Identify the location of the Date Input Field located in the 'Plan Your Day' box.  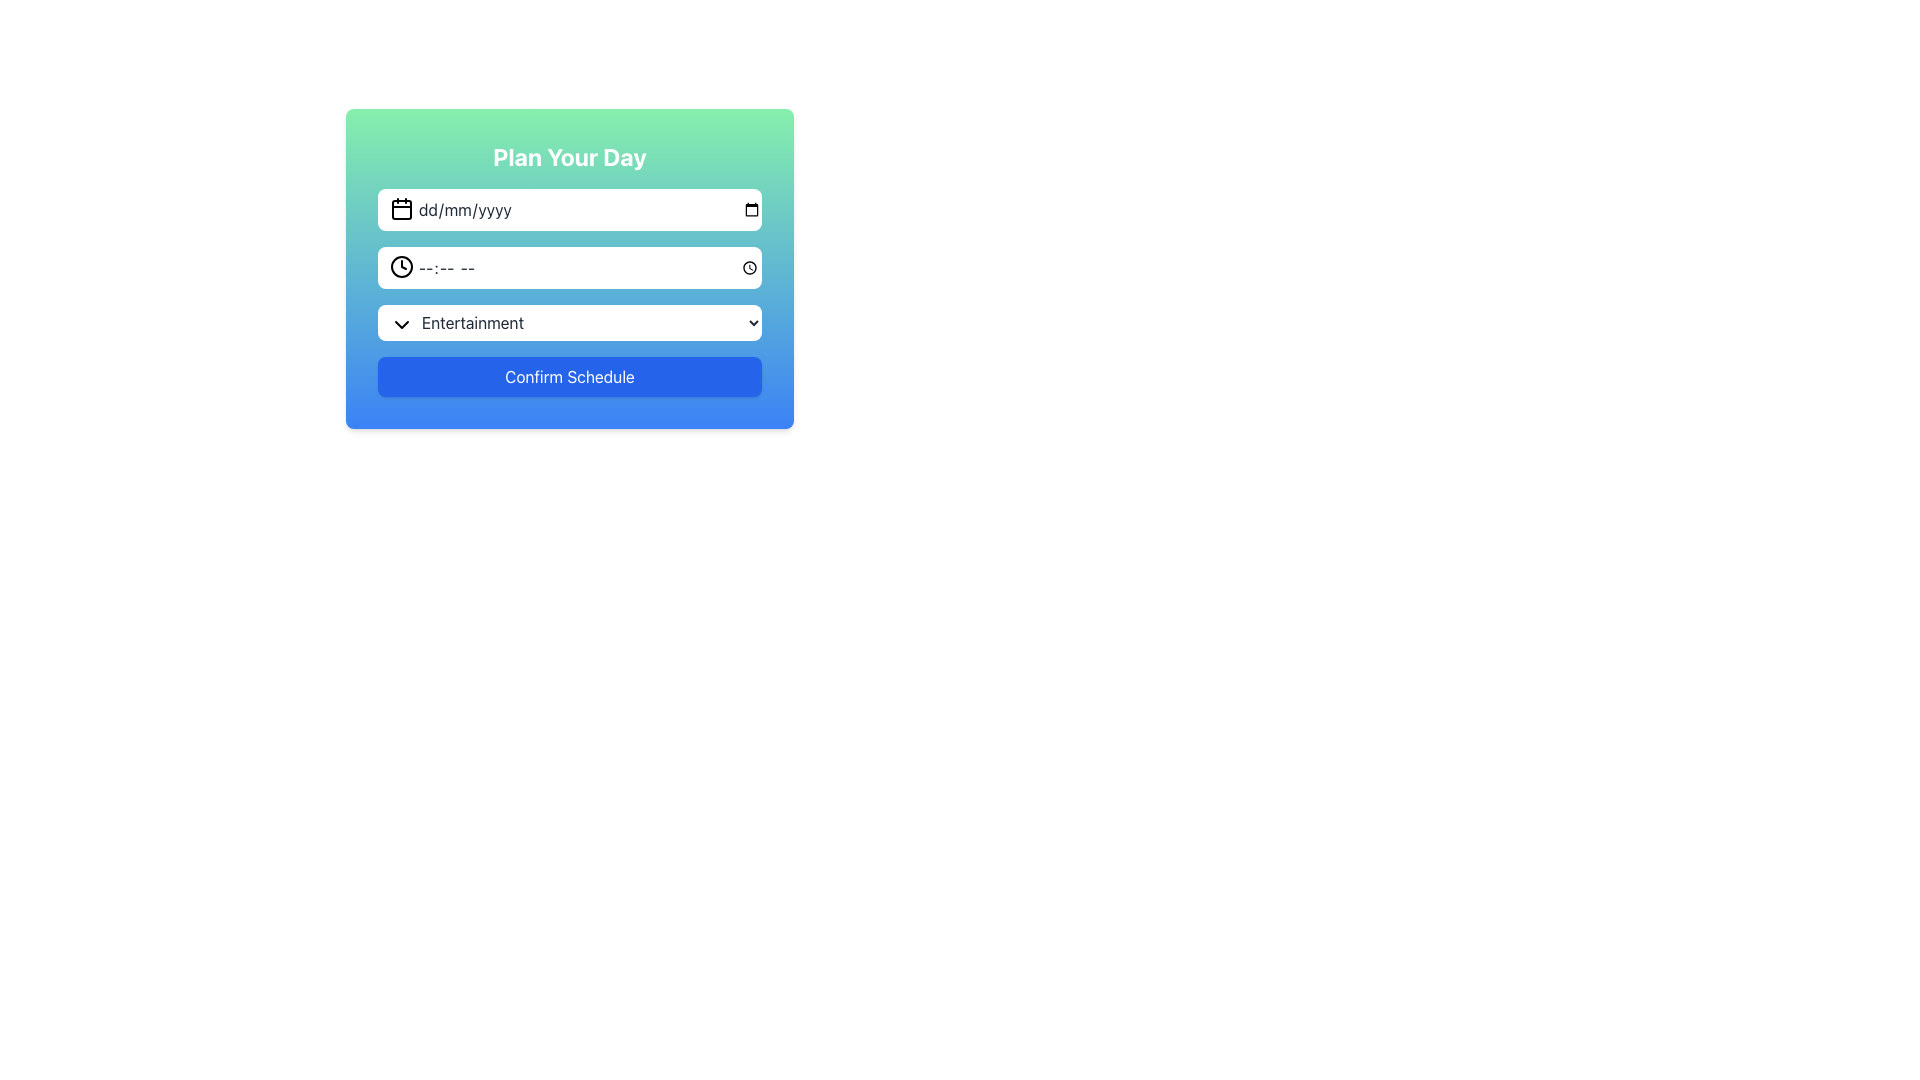
(569, 209).